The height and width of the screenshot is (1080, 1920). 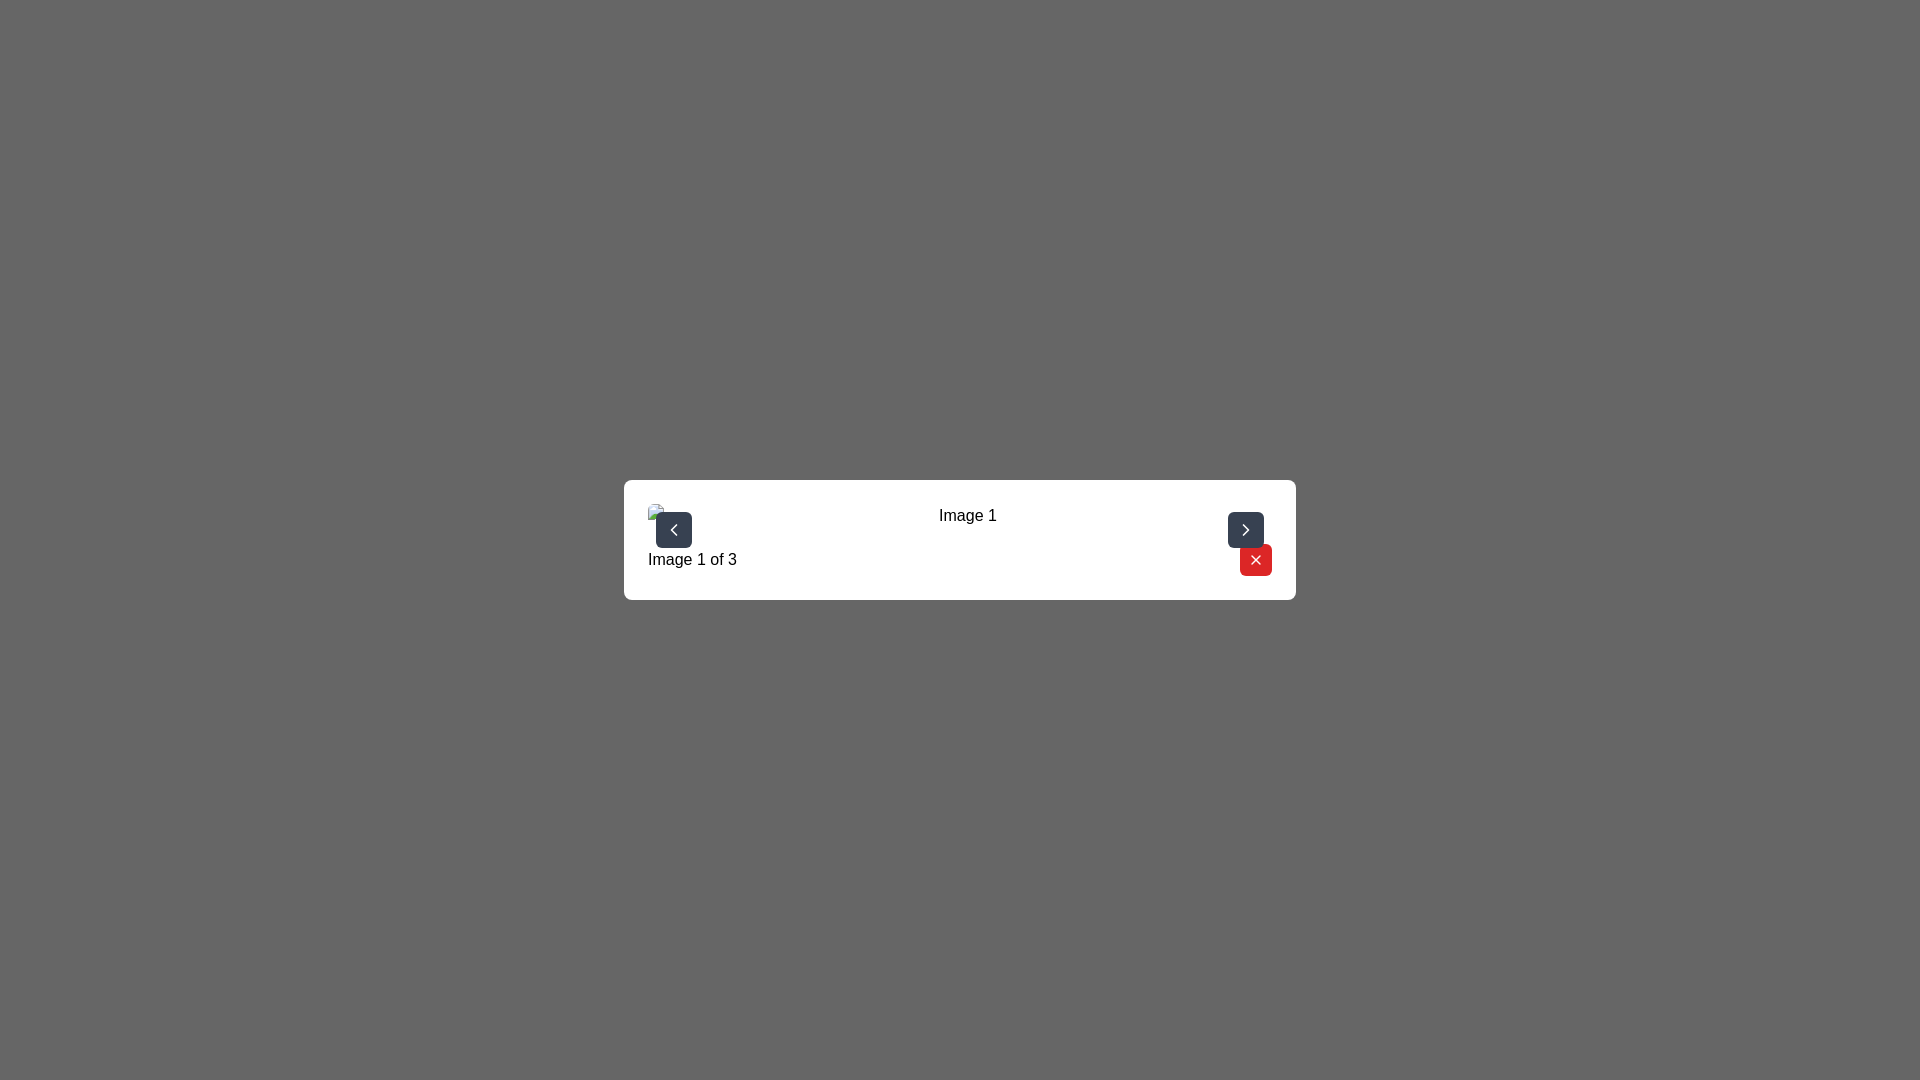 What do you see at coordinates (1245, 528) in the screenshot?
I see `the right-pointing chevron icon located inside a dark circular button on the right side of the UI` at bounding box center [1245, 528].